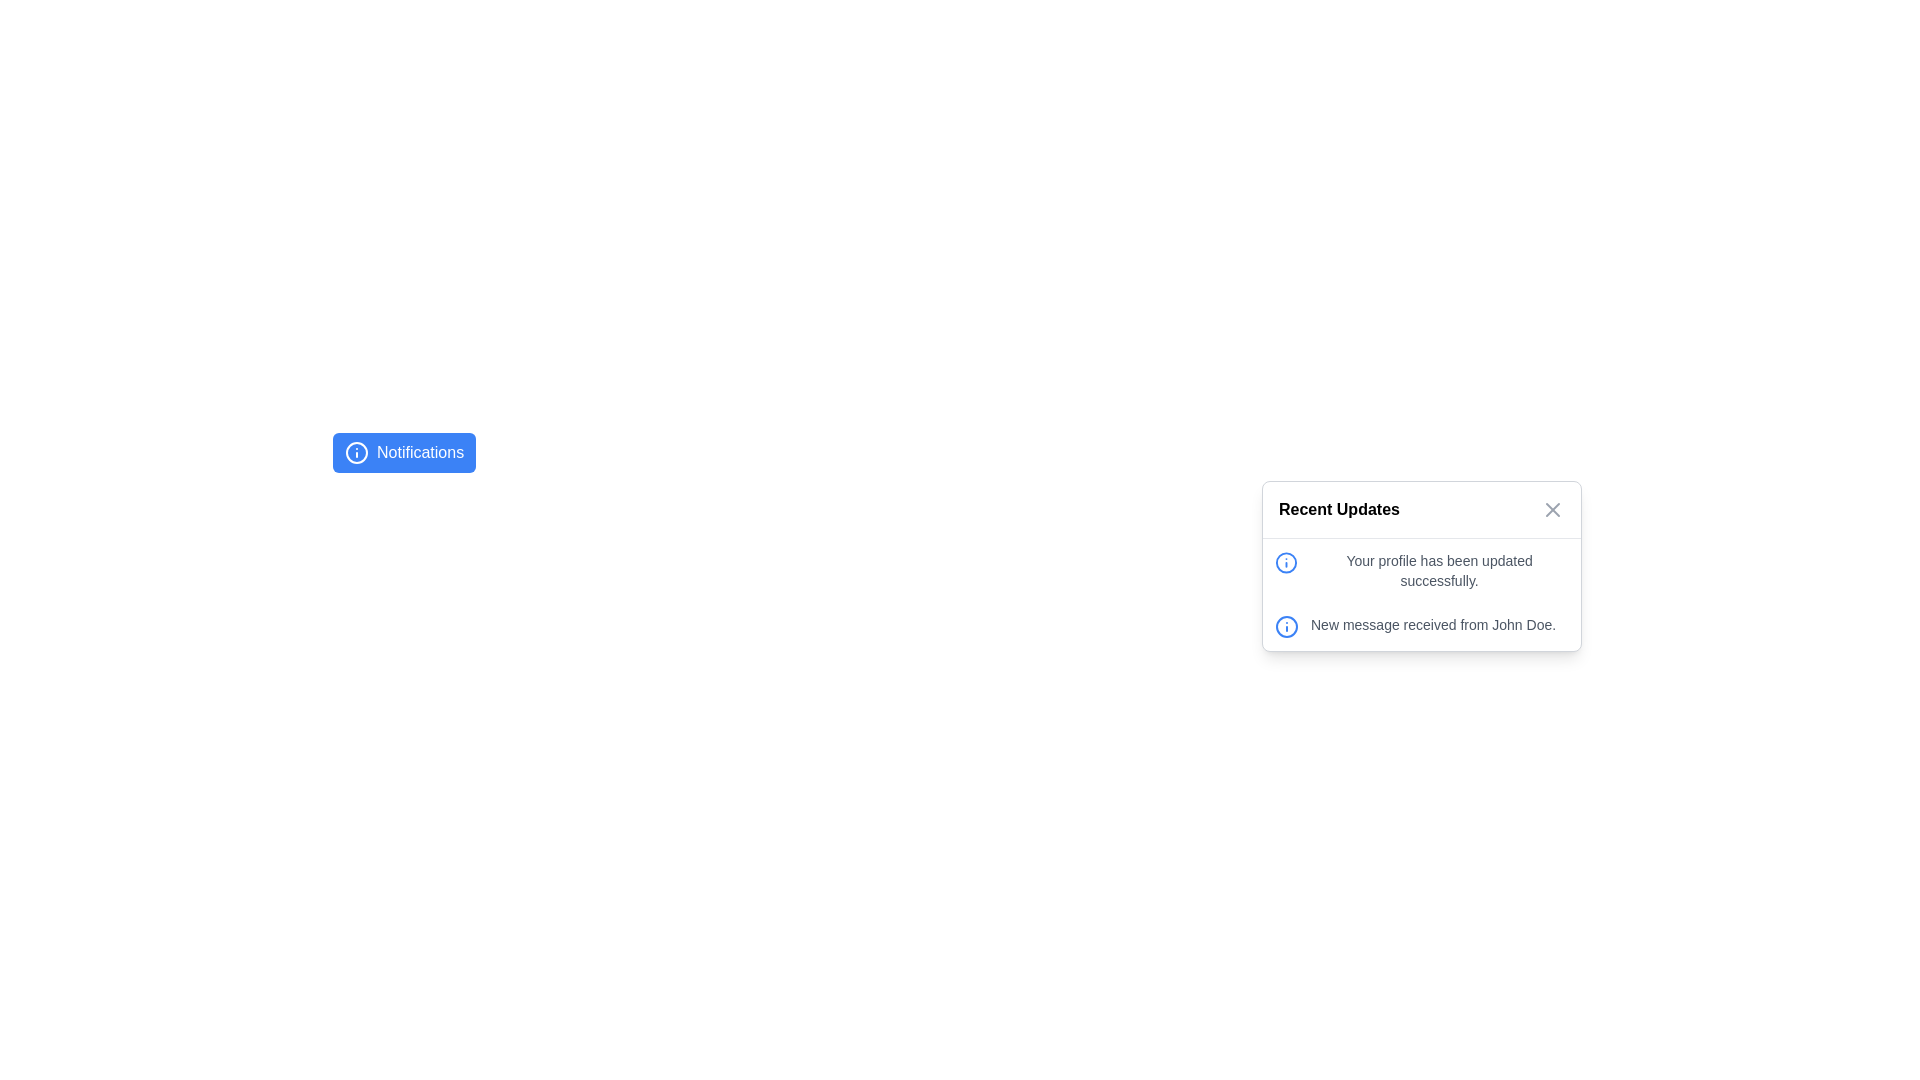  What do you see at coordinates (1286, 626) in the screenshot?
I see `the circular icon element` at bounding box center [1286, 626].